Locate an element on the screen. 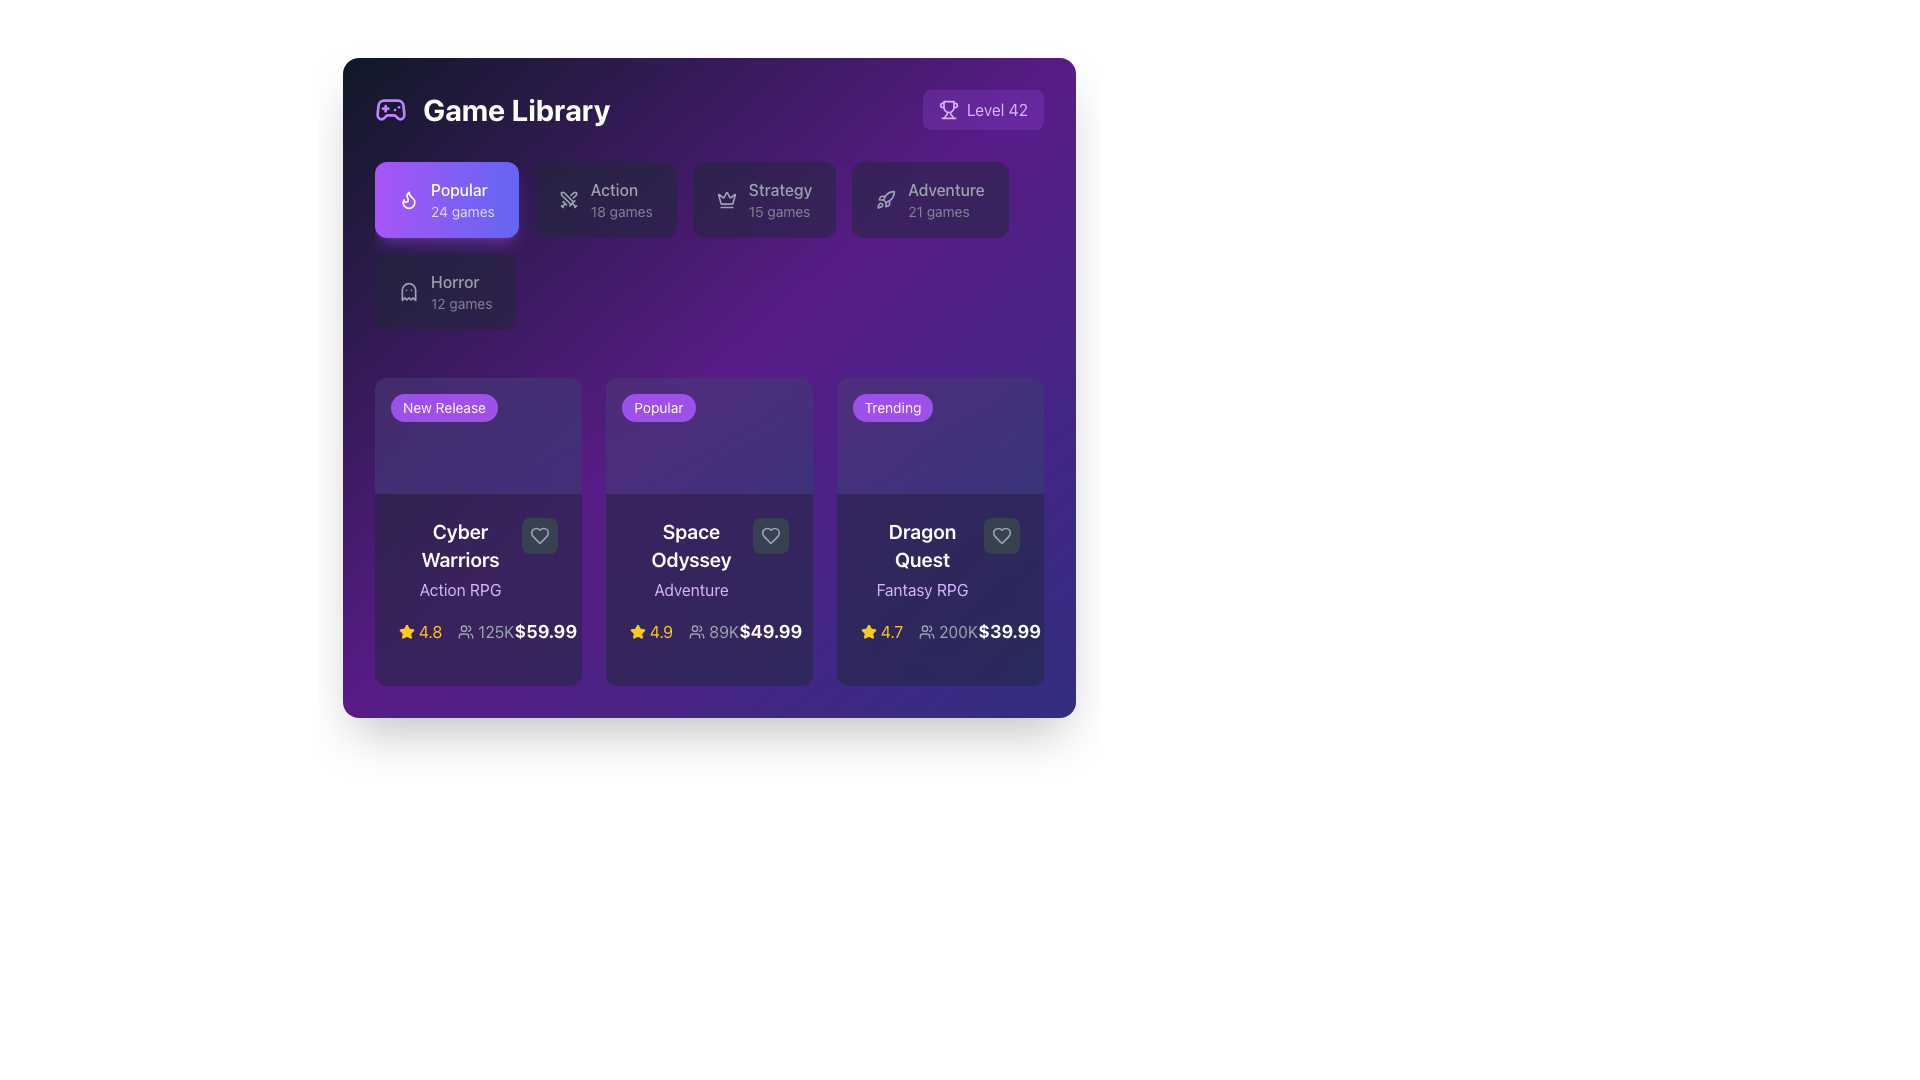 The width and height of the screenshot is (1920, 1080). text content of the label displaying 'Adventure' in light purple, located underneath the header 'Space Odyssey' in the middle card of a three-card display section is located at coordinates (691, 589).